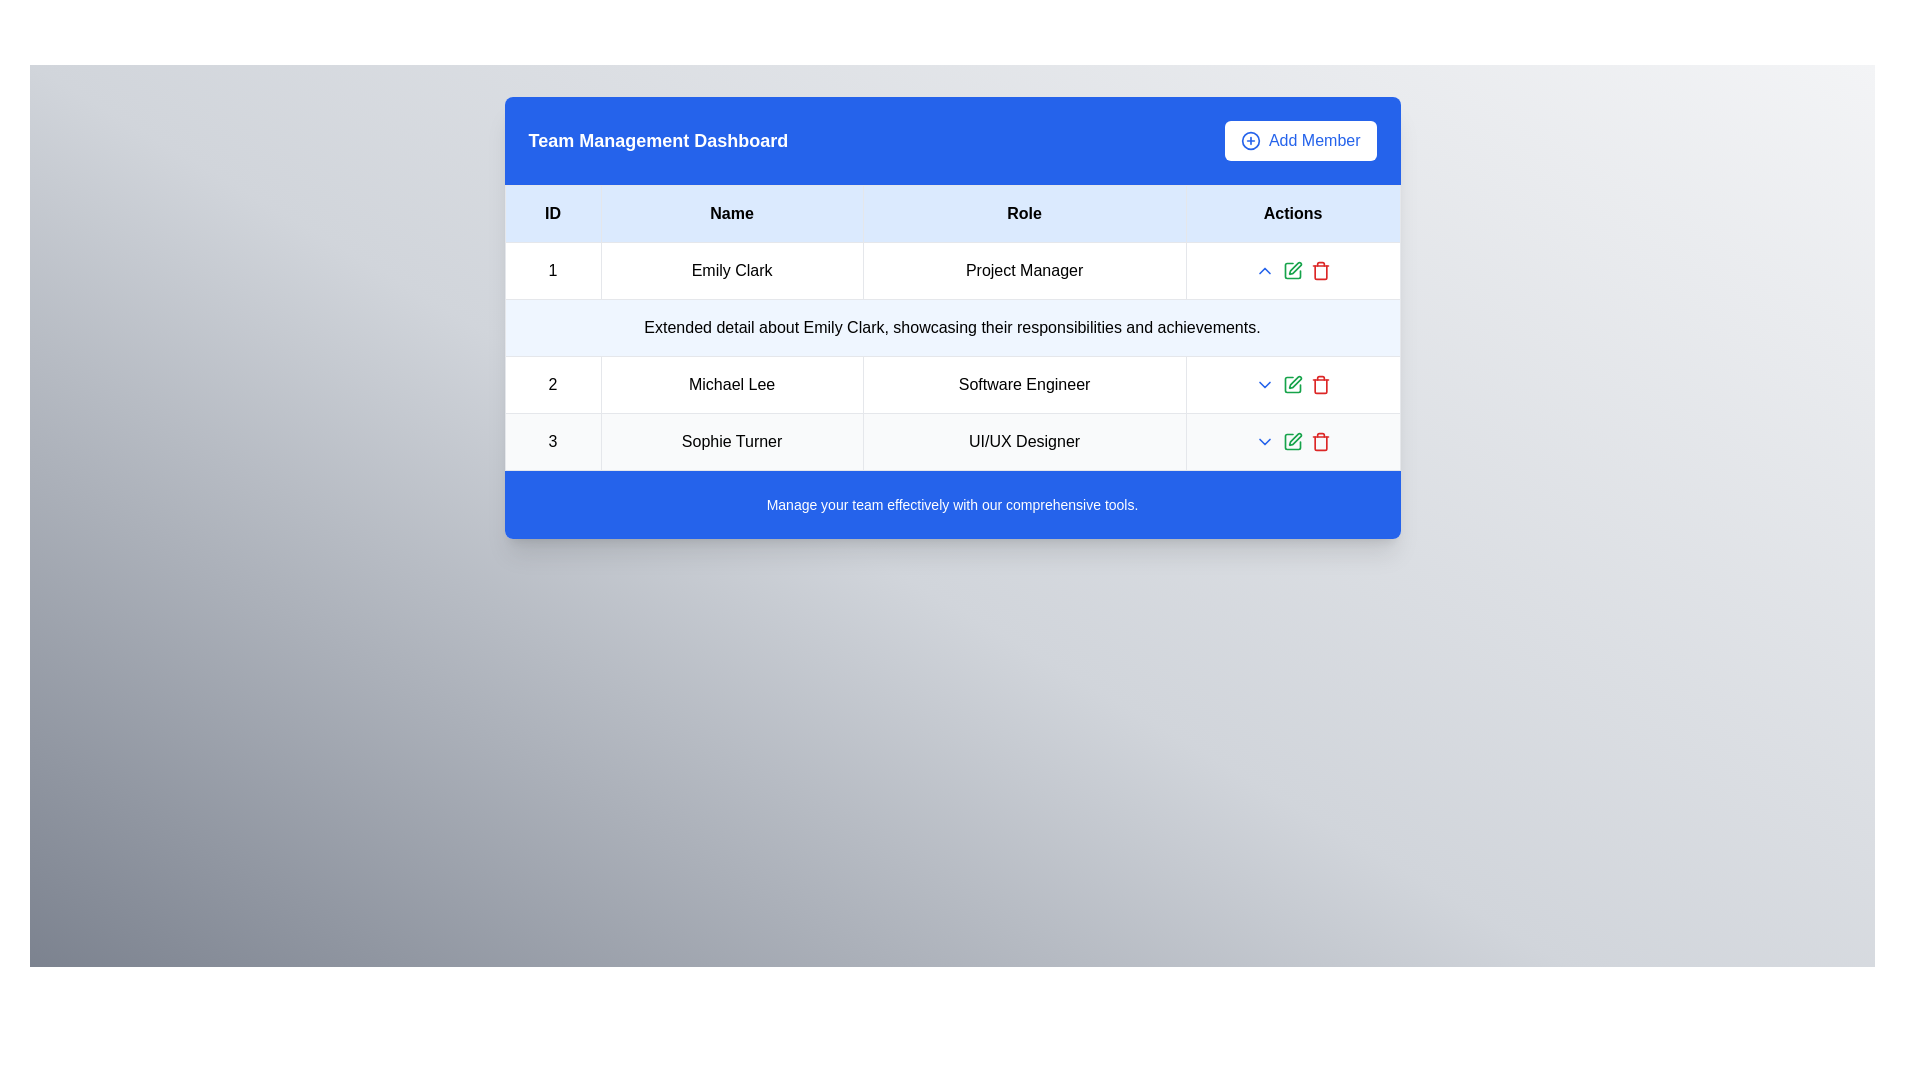 Image resolution: width=1920 pixels, height=1080 pixels. I want to click on the text element displaying 'Team Management Dashboard' in a bold, large-sized font on the blue header section, so click(658, 140).